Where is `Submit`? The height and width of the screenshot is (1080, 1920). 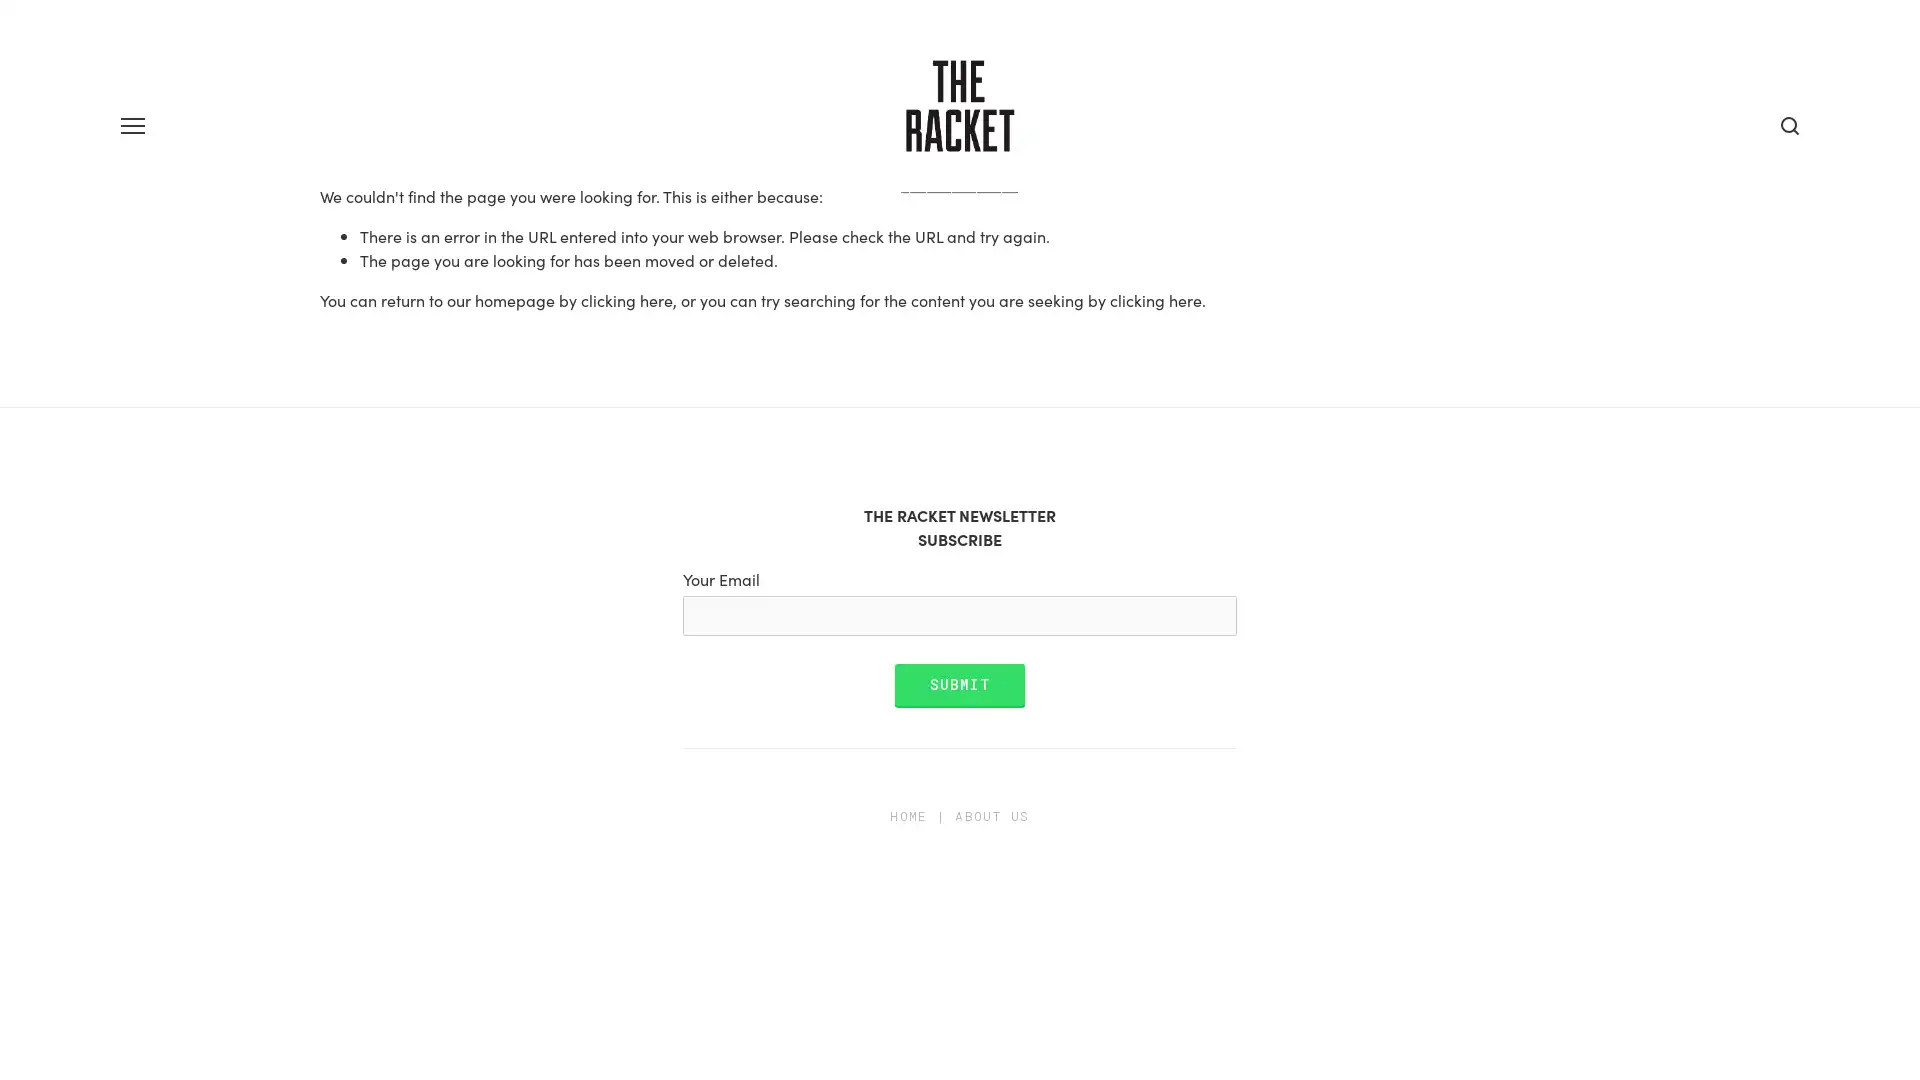
Submit is located at coordinates (958, 752).